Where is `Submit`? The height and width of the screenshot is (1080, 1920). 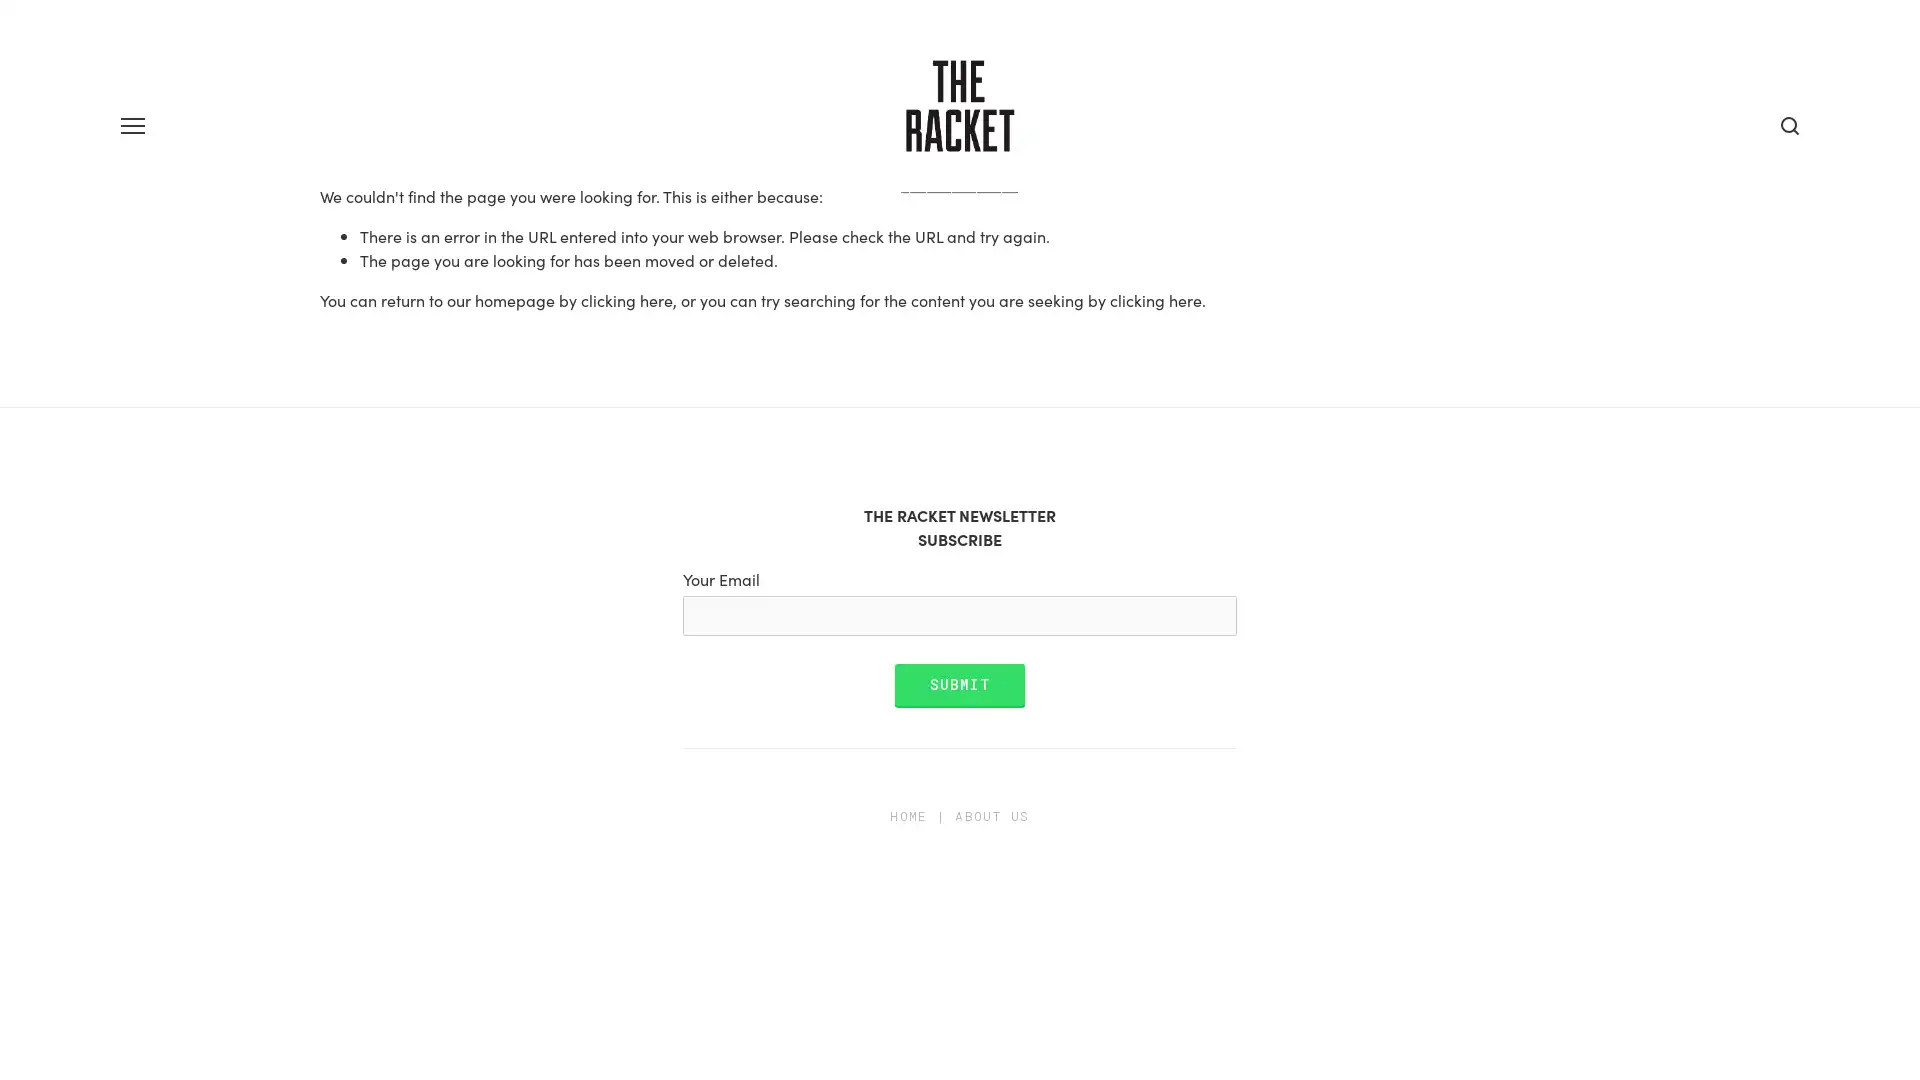
Submit is located at coordinates (958, 752).